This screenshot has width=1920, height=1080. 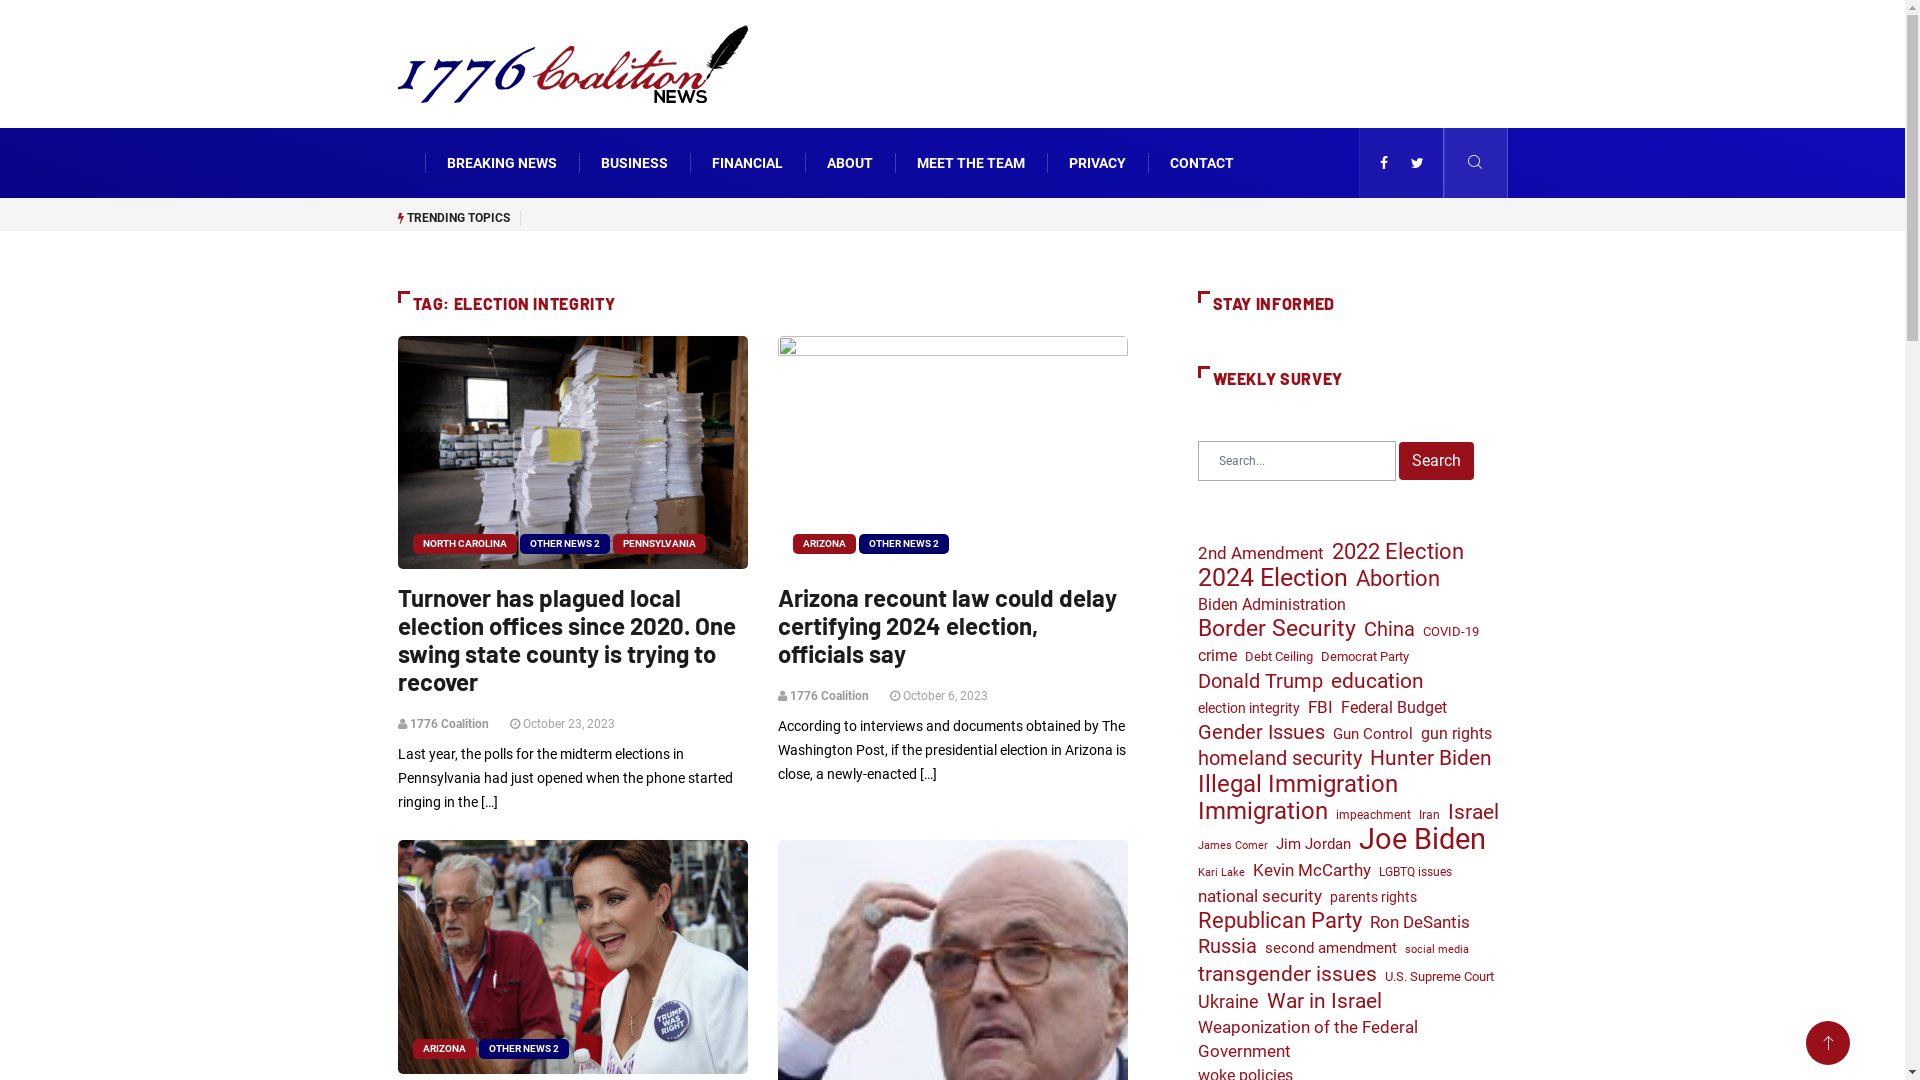 What do you see at coordinates (1271, 578) in the screenshot?
I see `'2024 Election'` at bounding box center [1271, 578].